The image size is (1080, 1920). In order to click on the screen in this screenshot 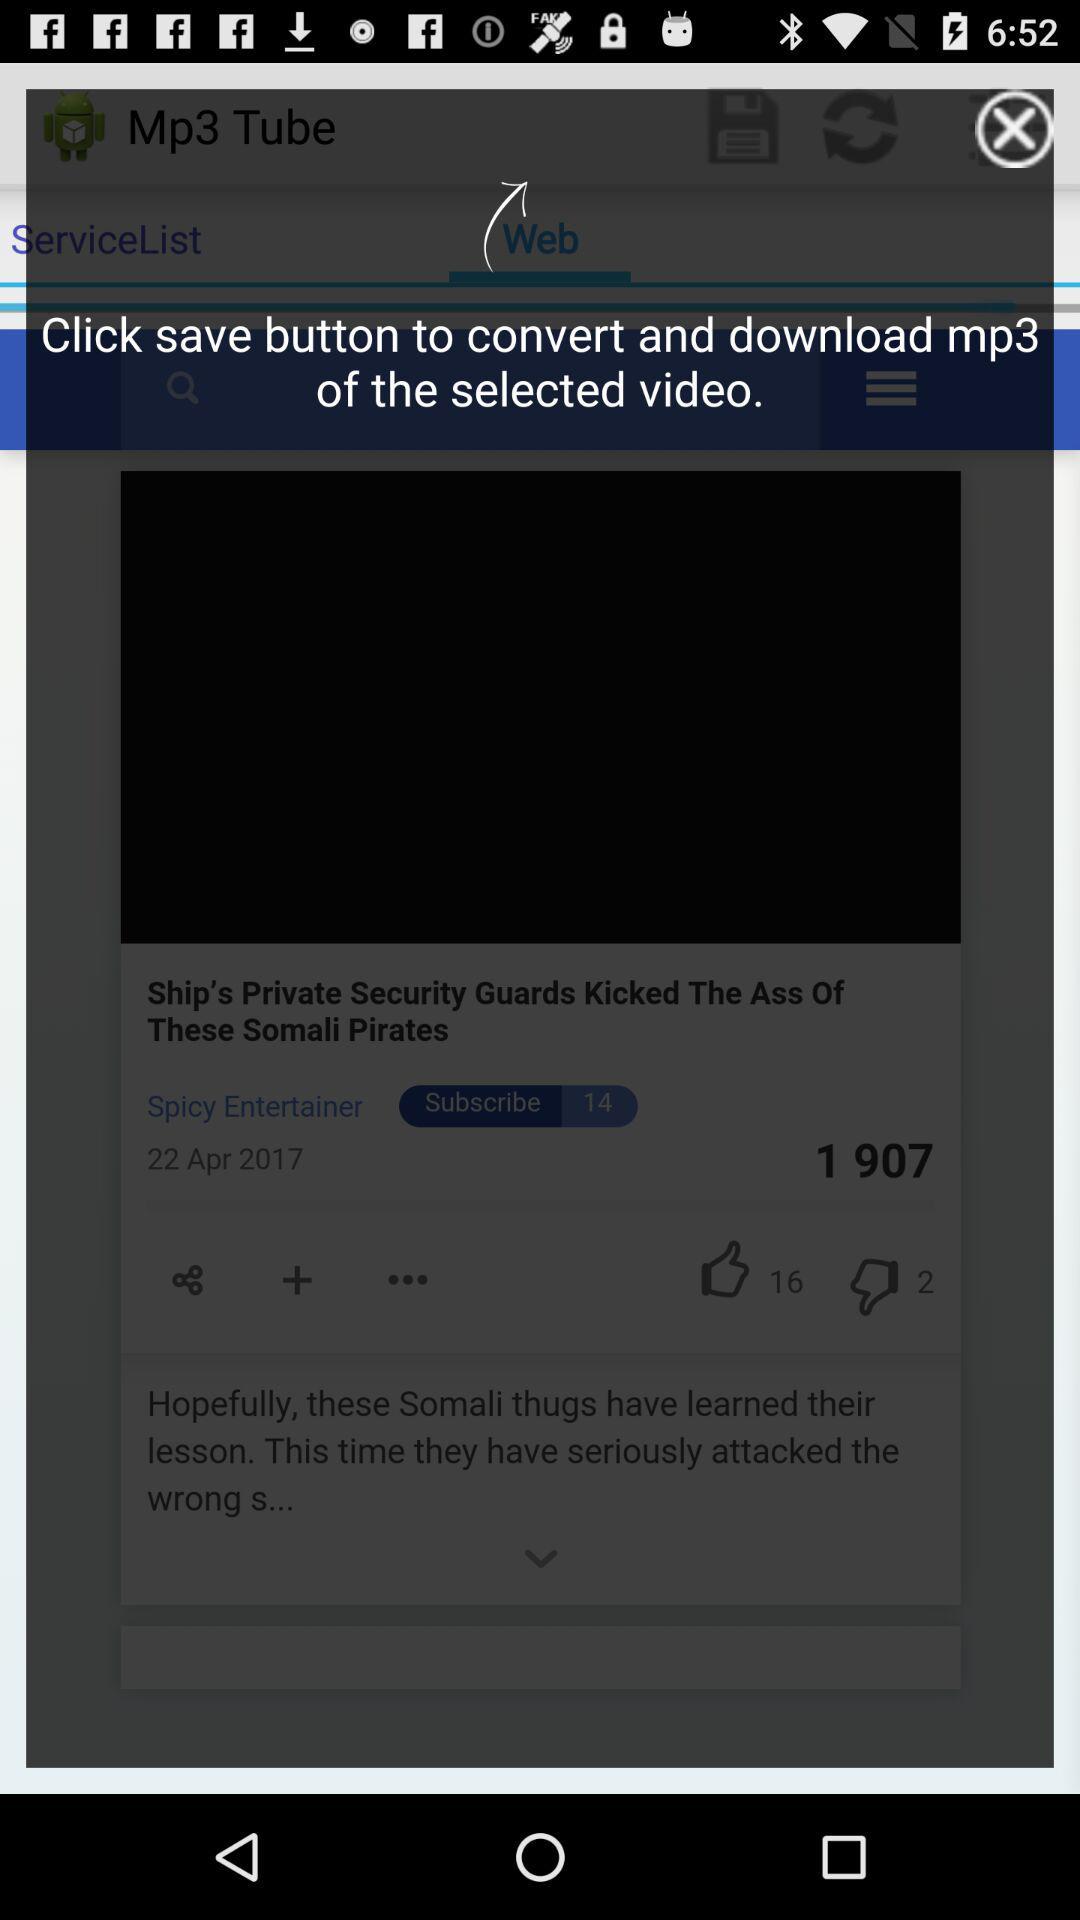, I will do `click(1014, 127)`.